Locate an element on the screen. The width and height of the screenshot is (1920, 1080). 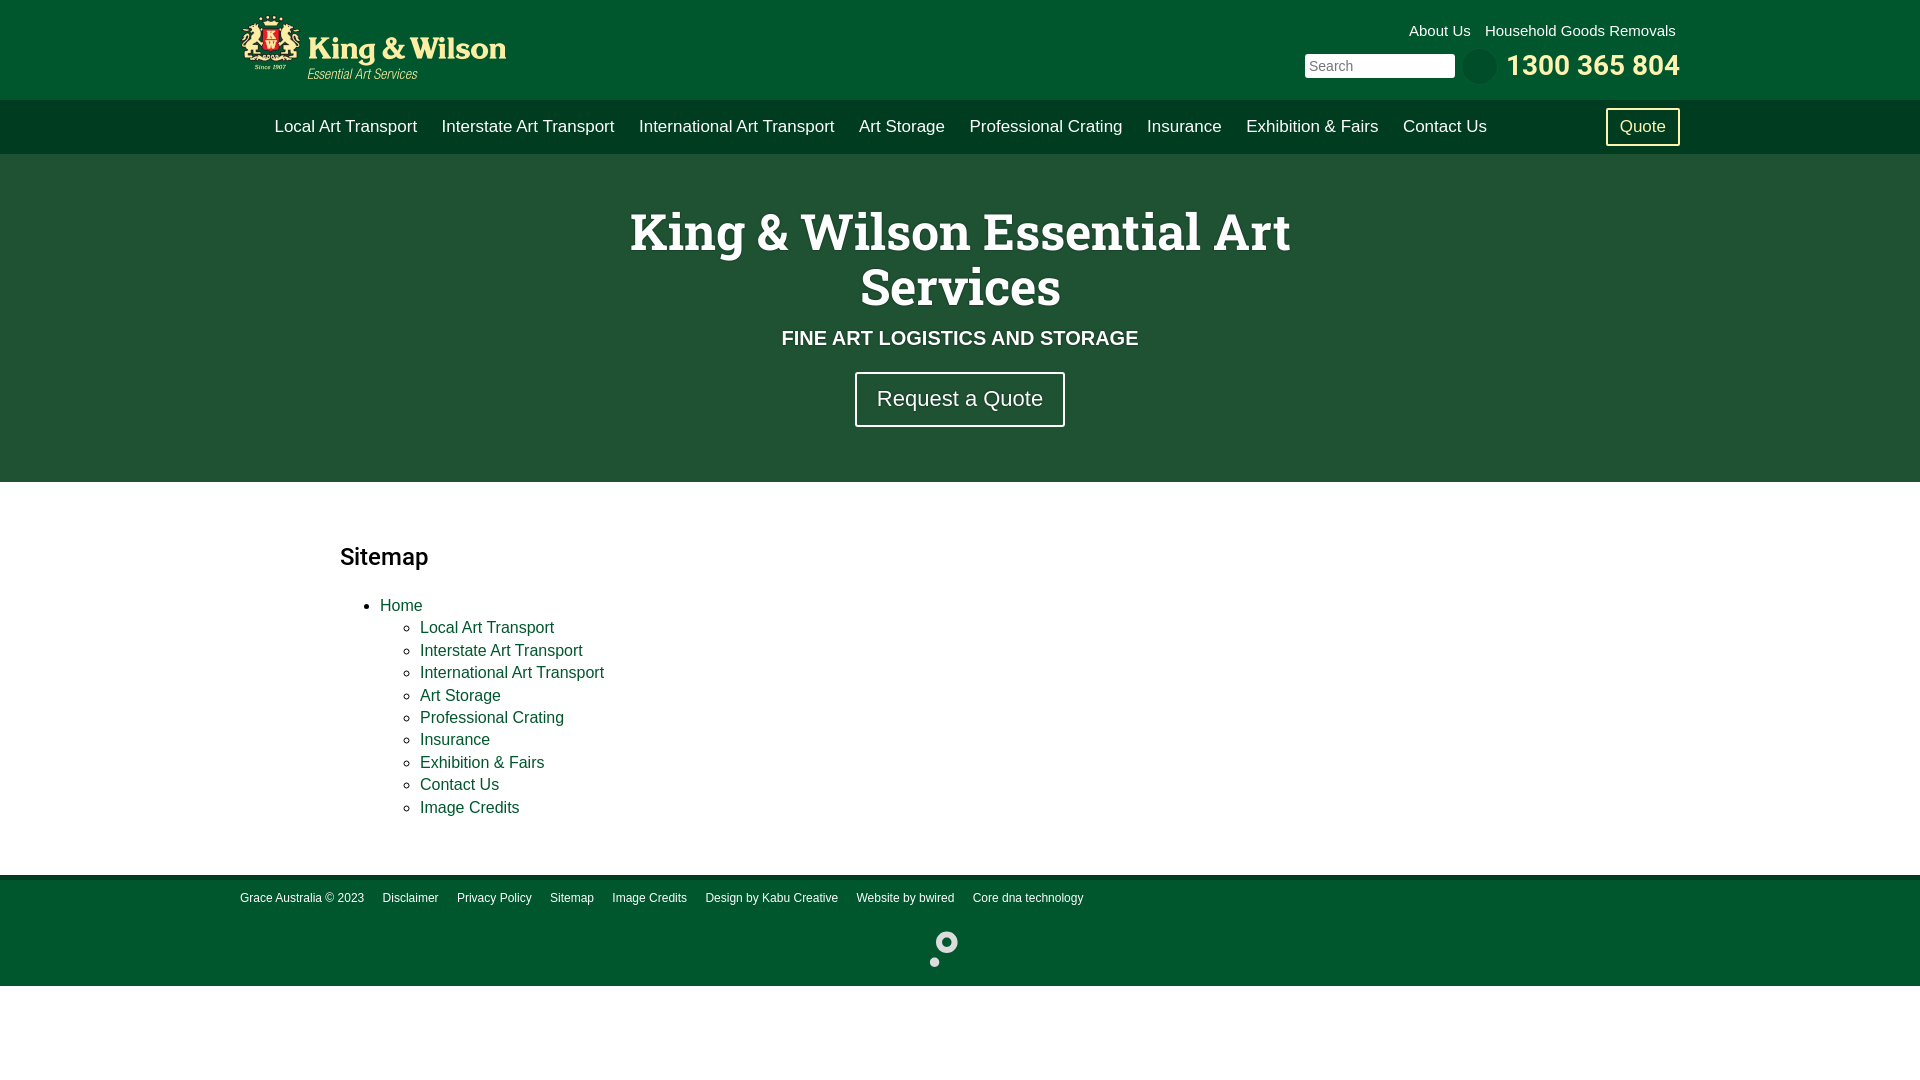
'Professional Crating' is located at coordinates (1044, 127).